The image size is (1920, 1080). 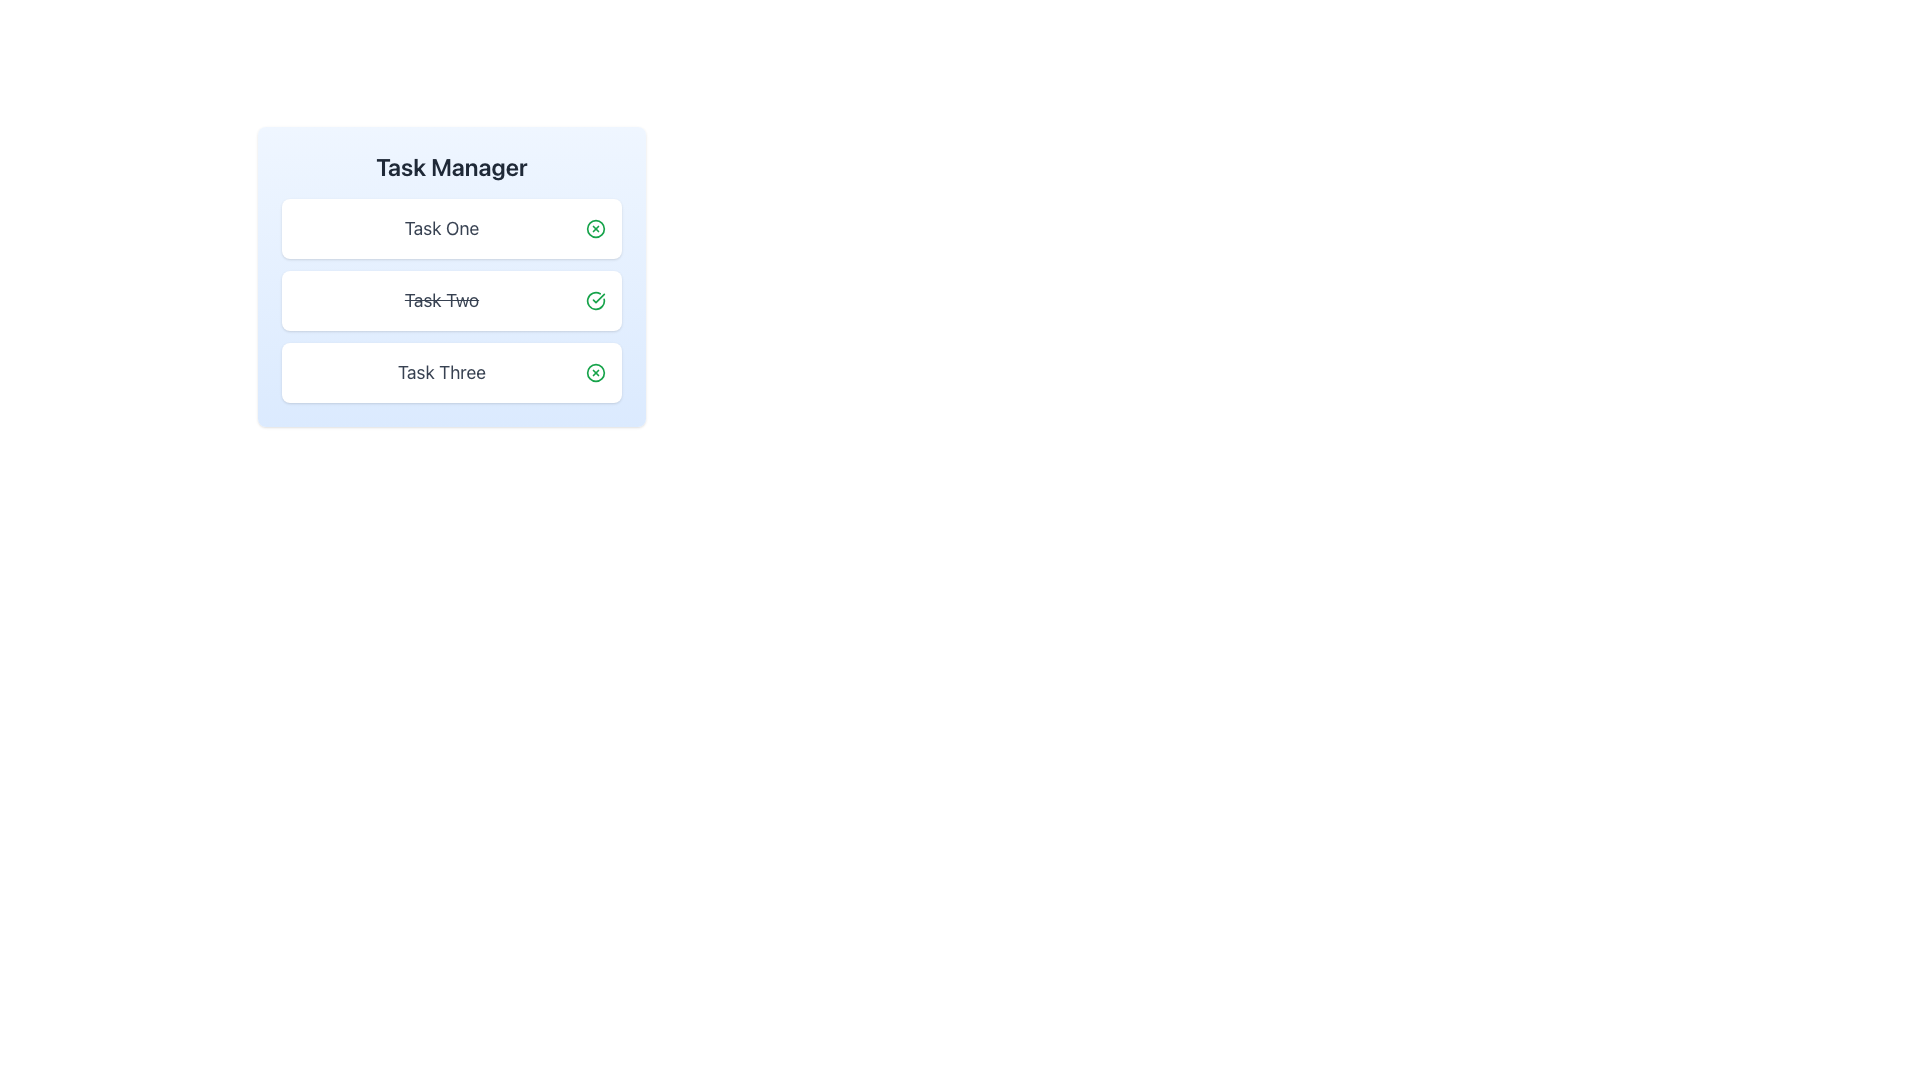 What do you see at coordinates (594, 300) in the screenshot?
I see `the green circular icon with a checkmark at its center` at bounding box center [594, 300].